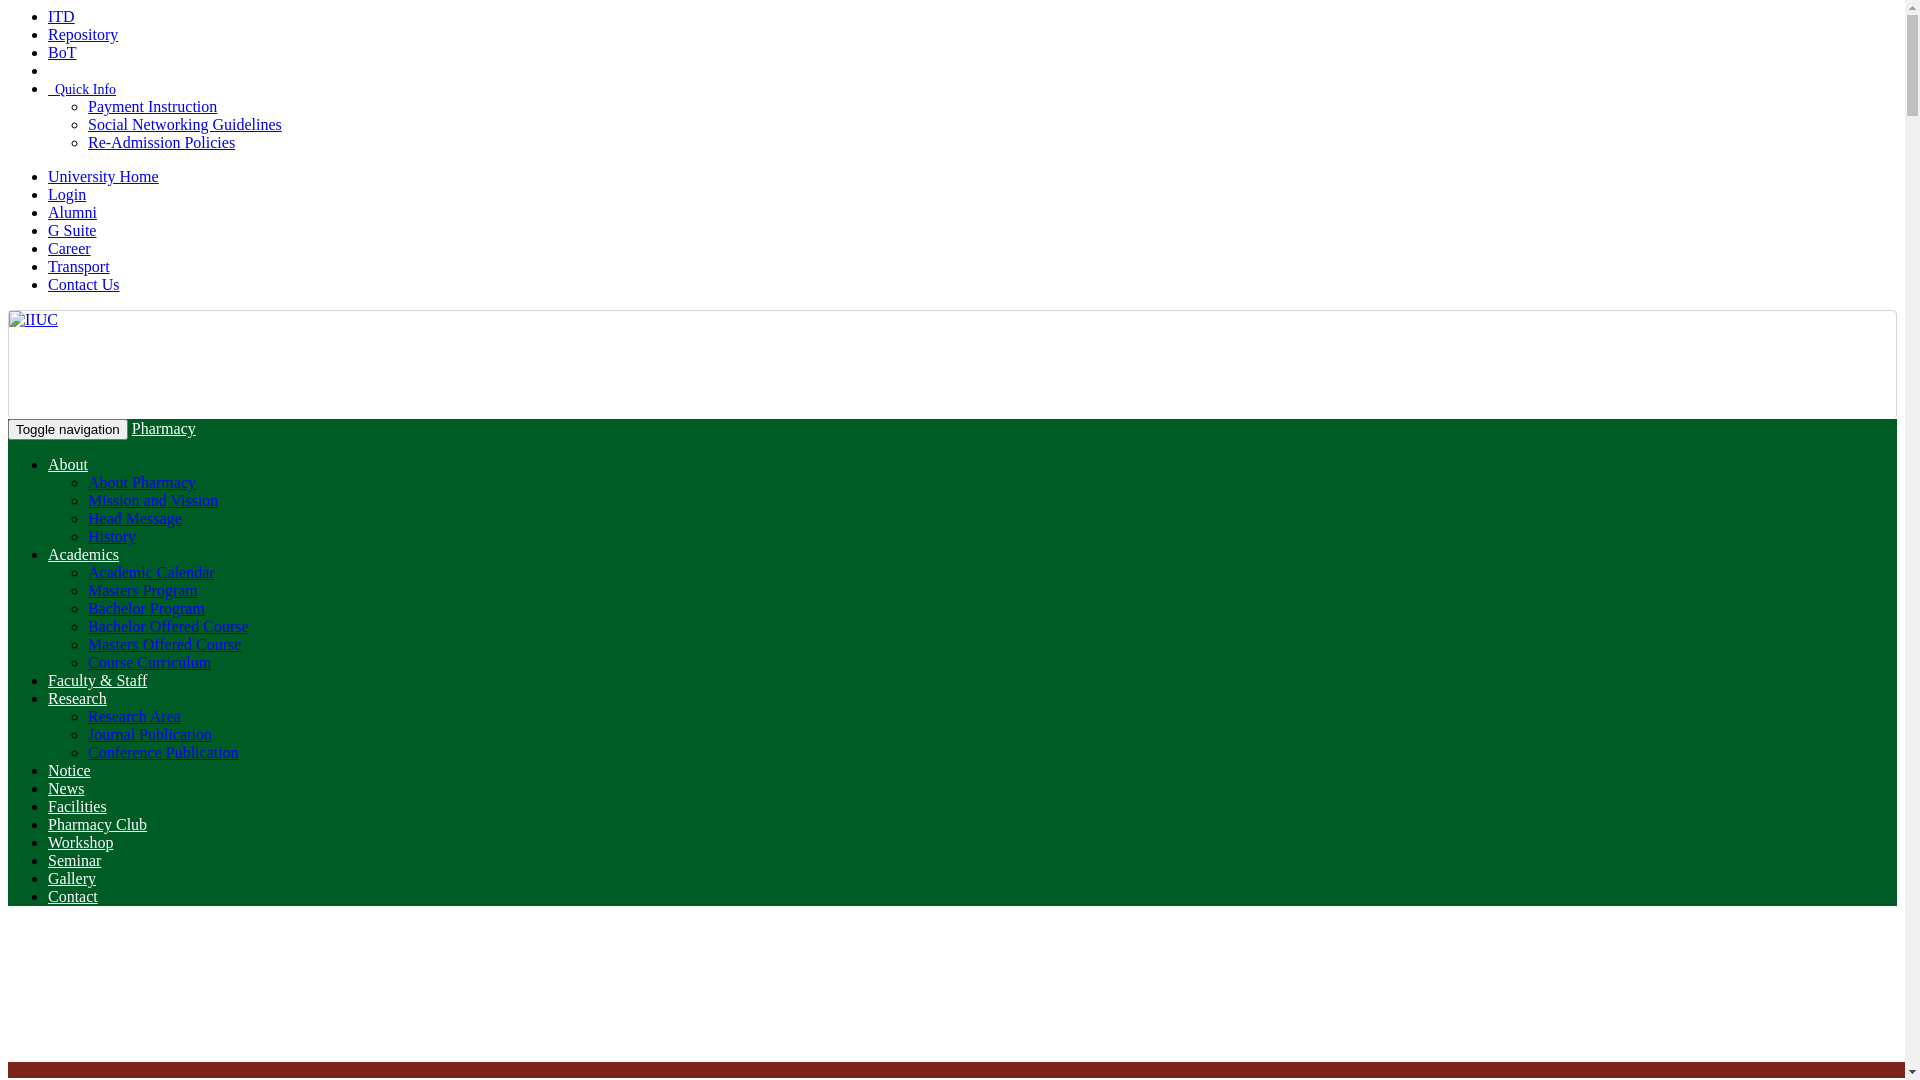  Describe the element at coordinates (152, 499) in the screenshot. I see `'Mission and Vission'` at that location.